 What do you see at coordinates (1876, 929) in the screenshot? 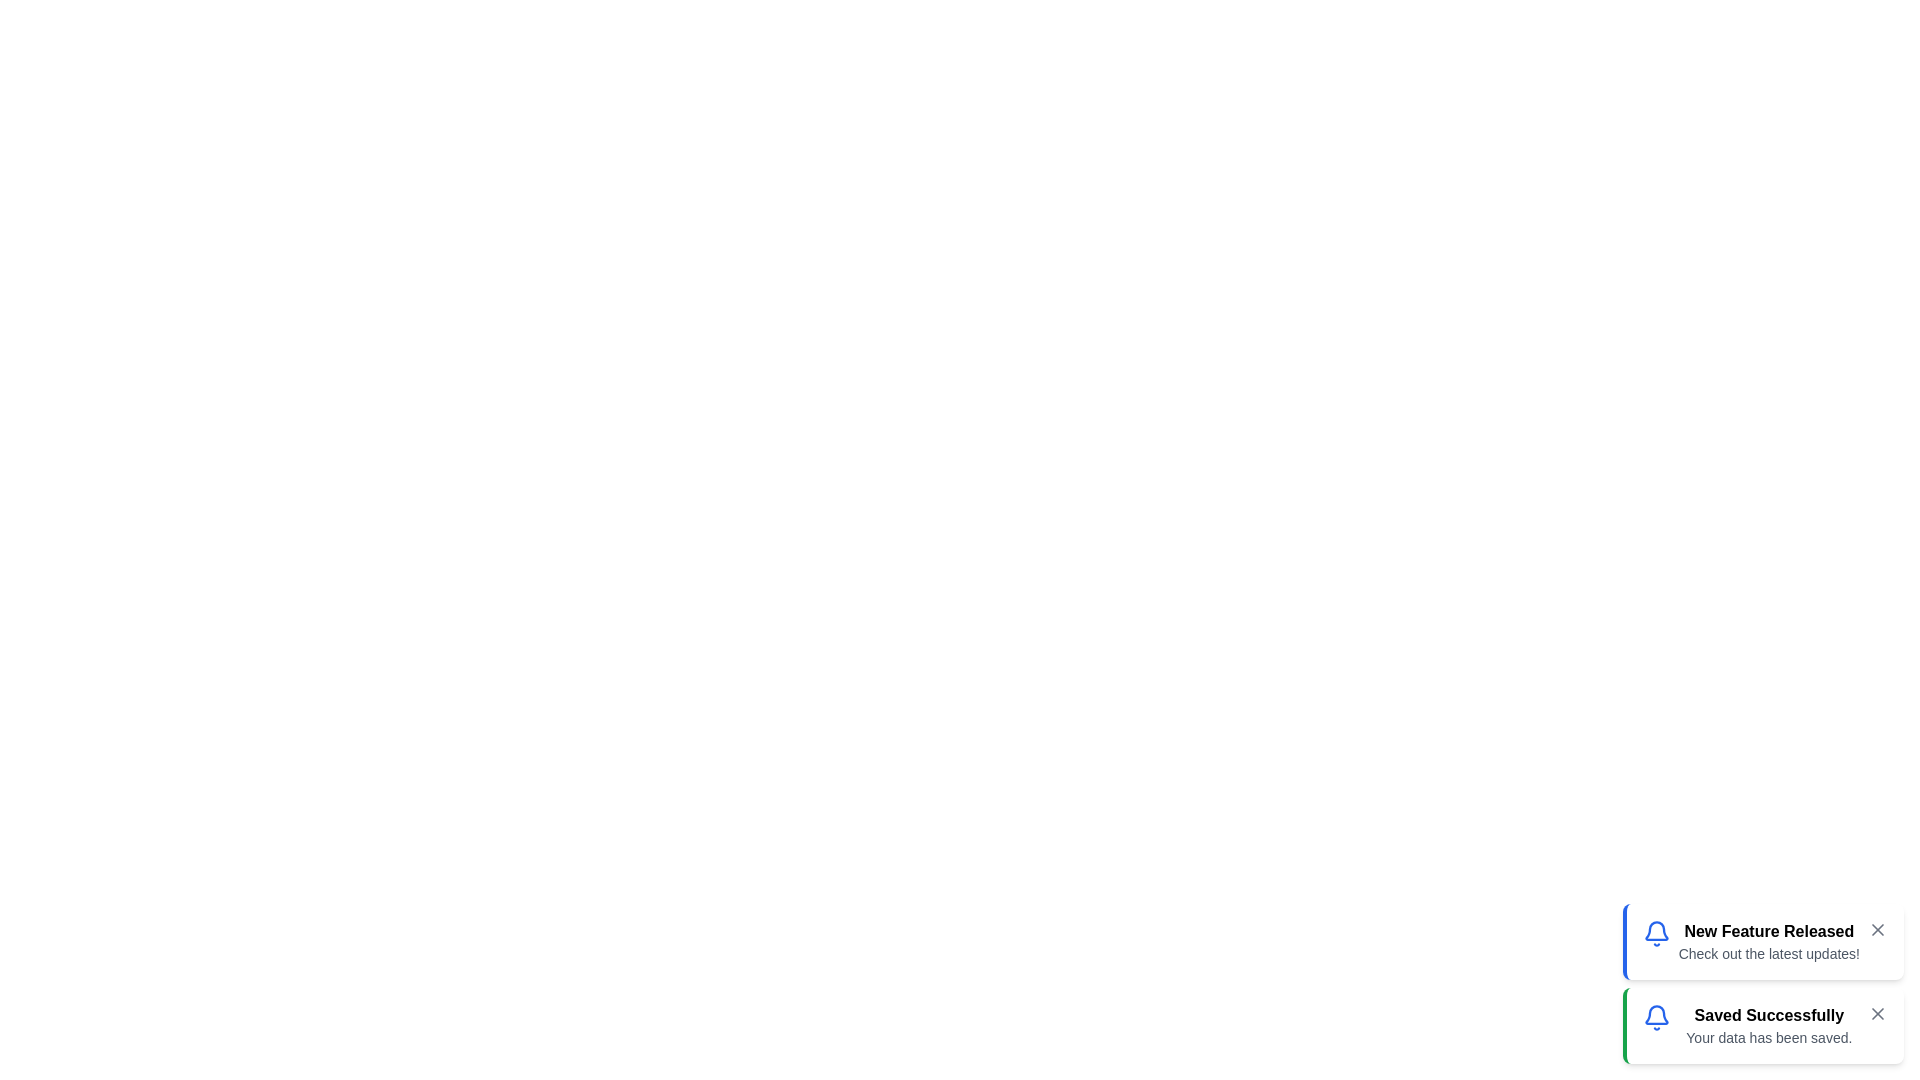
I see `the close icon located at the top-right corner of the 'New Feature Released' notification card` at bounding box center [1876, 929].